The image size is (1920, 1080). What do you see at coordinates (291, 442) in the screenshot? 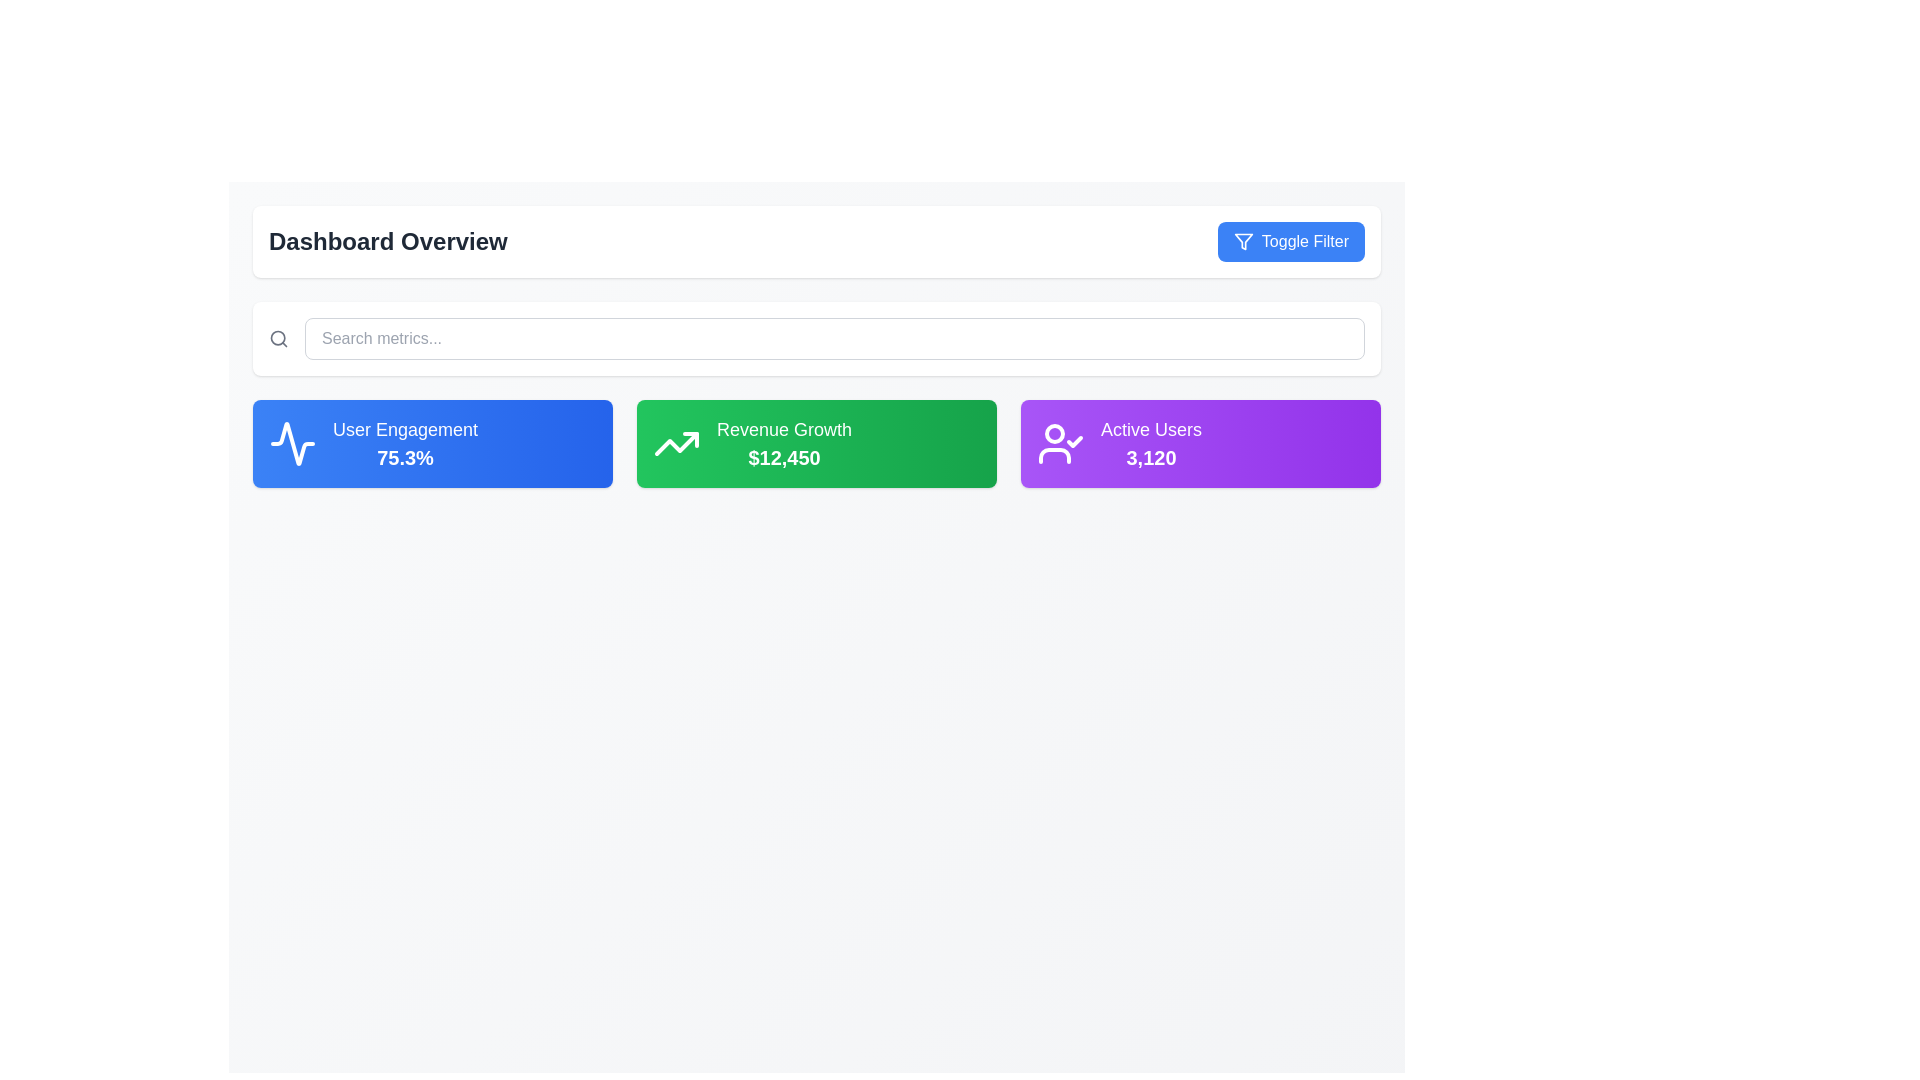
I see `the waveform icon with a clean, minimalistic white outline on a vibrant blue background, located in the leftmost section of the User Engagement metric card` at bounding box center [291, 442].